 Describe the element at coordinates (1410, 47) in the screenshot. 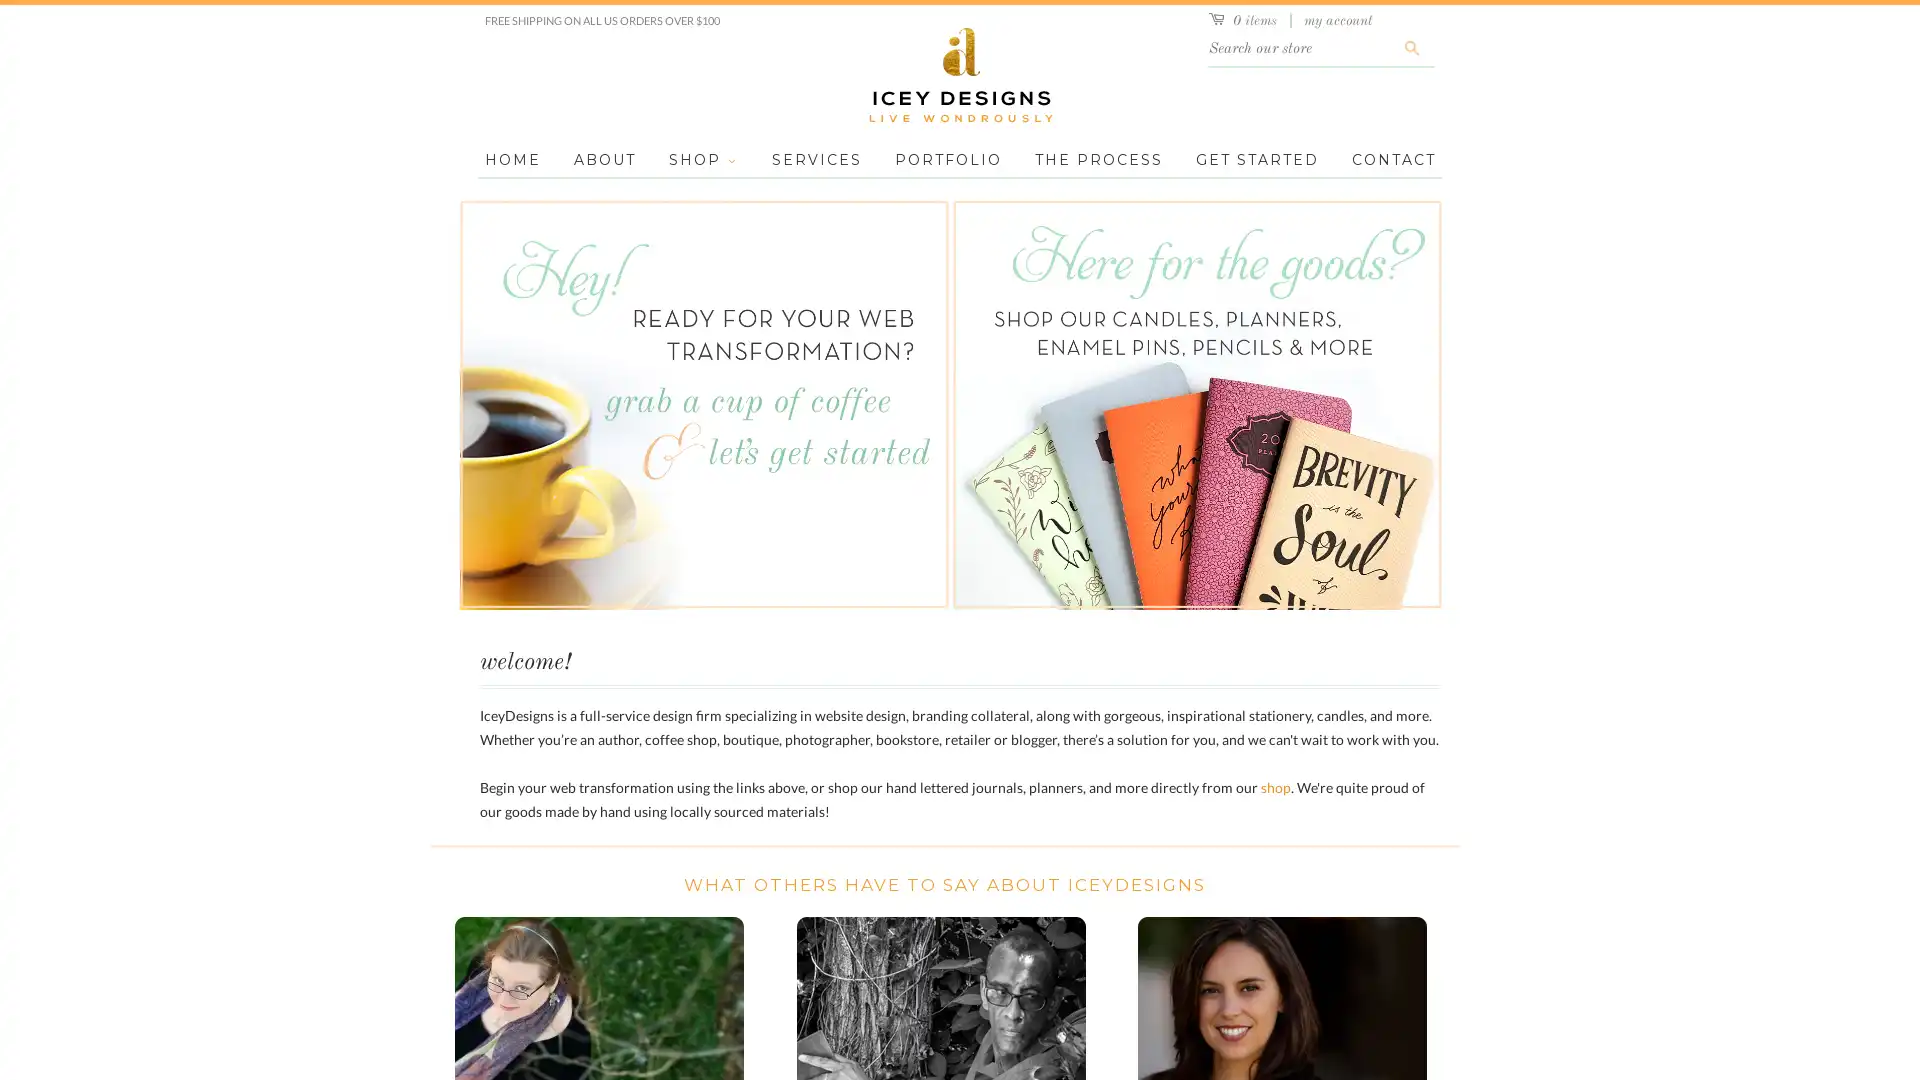

I see `Search` at that location.